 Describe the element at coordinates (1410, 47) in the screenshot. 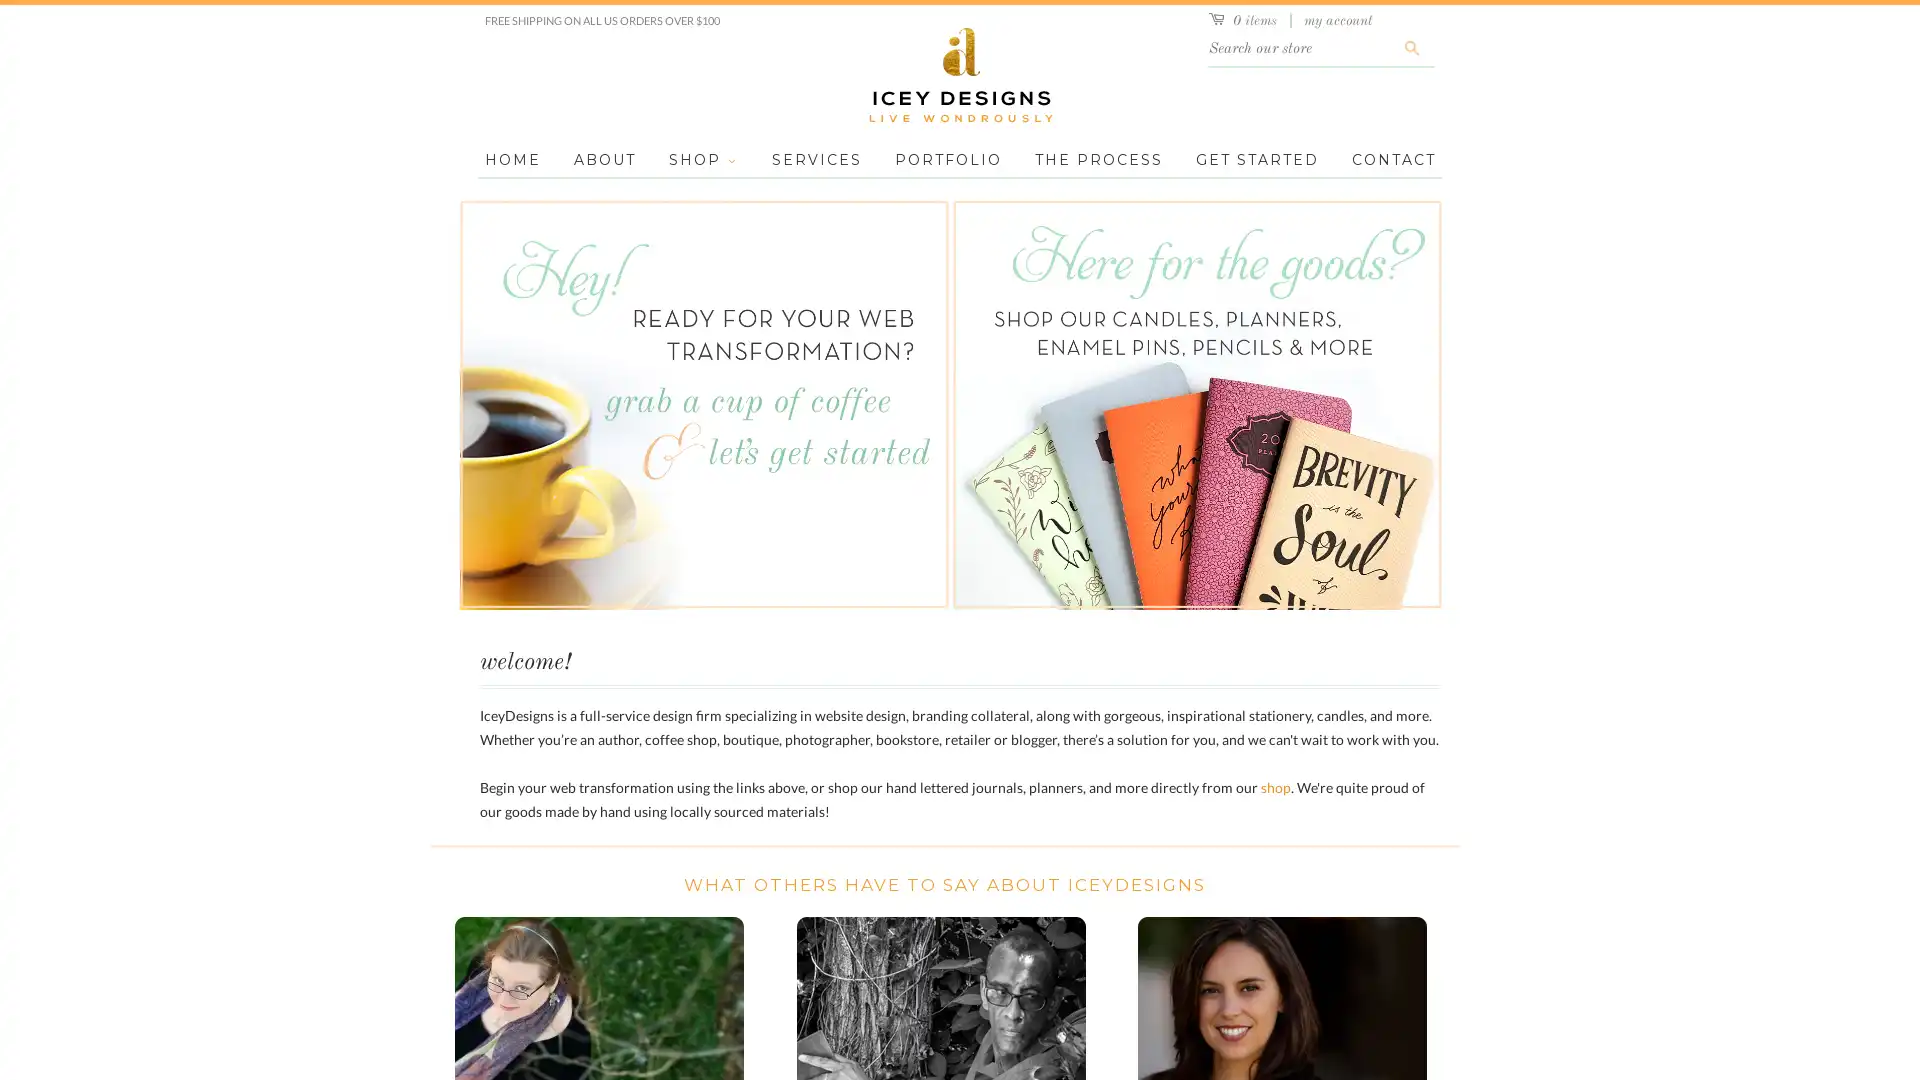

I see `Search` at that location.